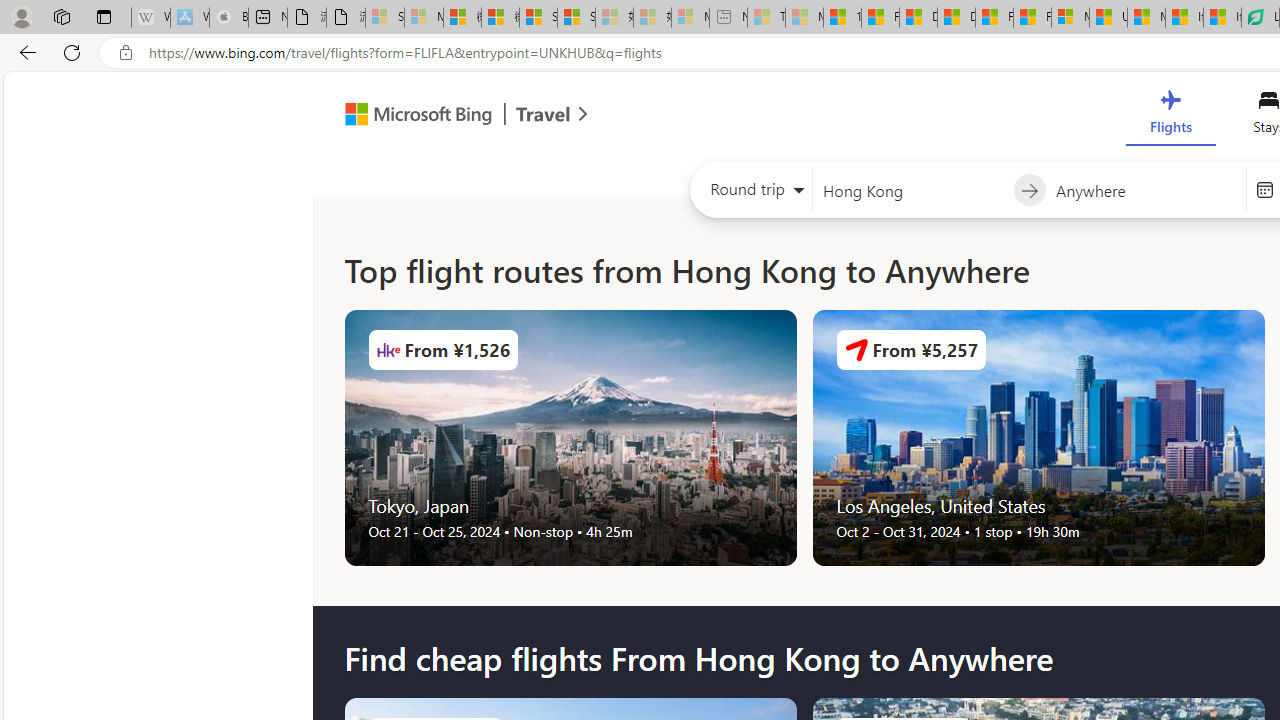 The image size is (1280, 720). What do you see at coordinates (444, 117) in the screenshot?
I see `'Microsoft Bing Travel'` at bounding box center [444, 117].